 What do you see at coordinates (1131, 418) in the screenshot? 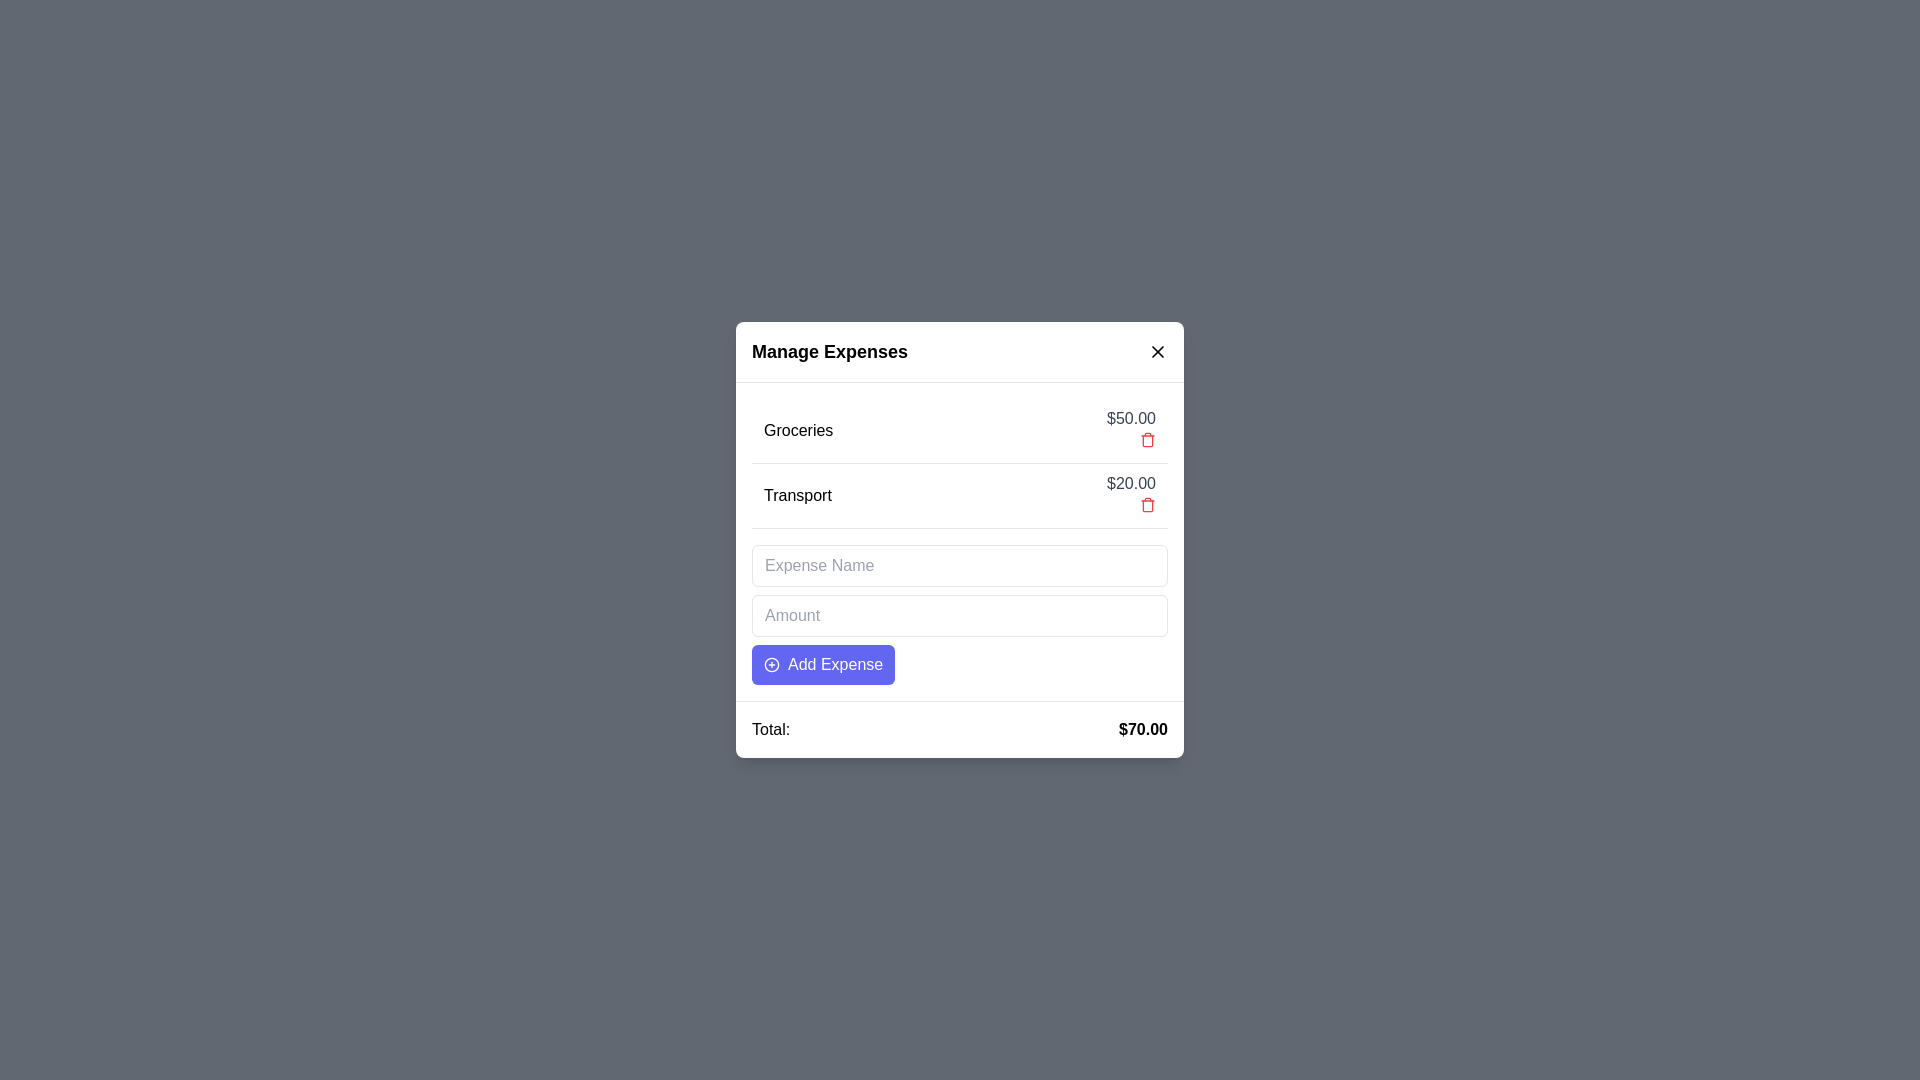
I see `the light gray text label displaying '$50.00' in bold, located in the right-aligned column of the expense listing table for the 'Groceries' row` at bounding box center [1131, 418].